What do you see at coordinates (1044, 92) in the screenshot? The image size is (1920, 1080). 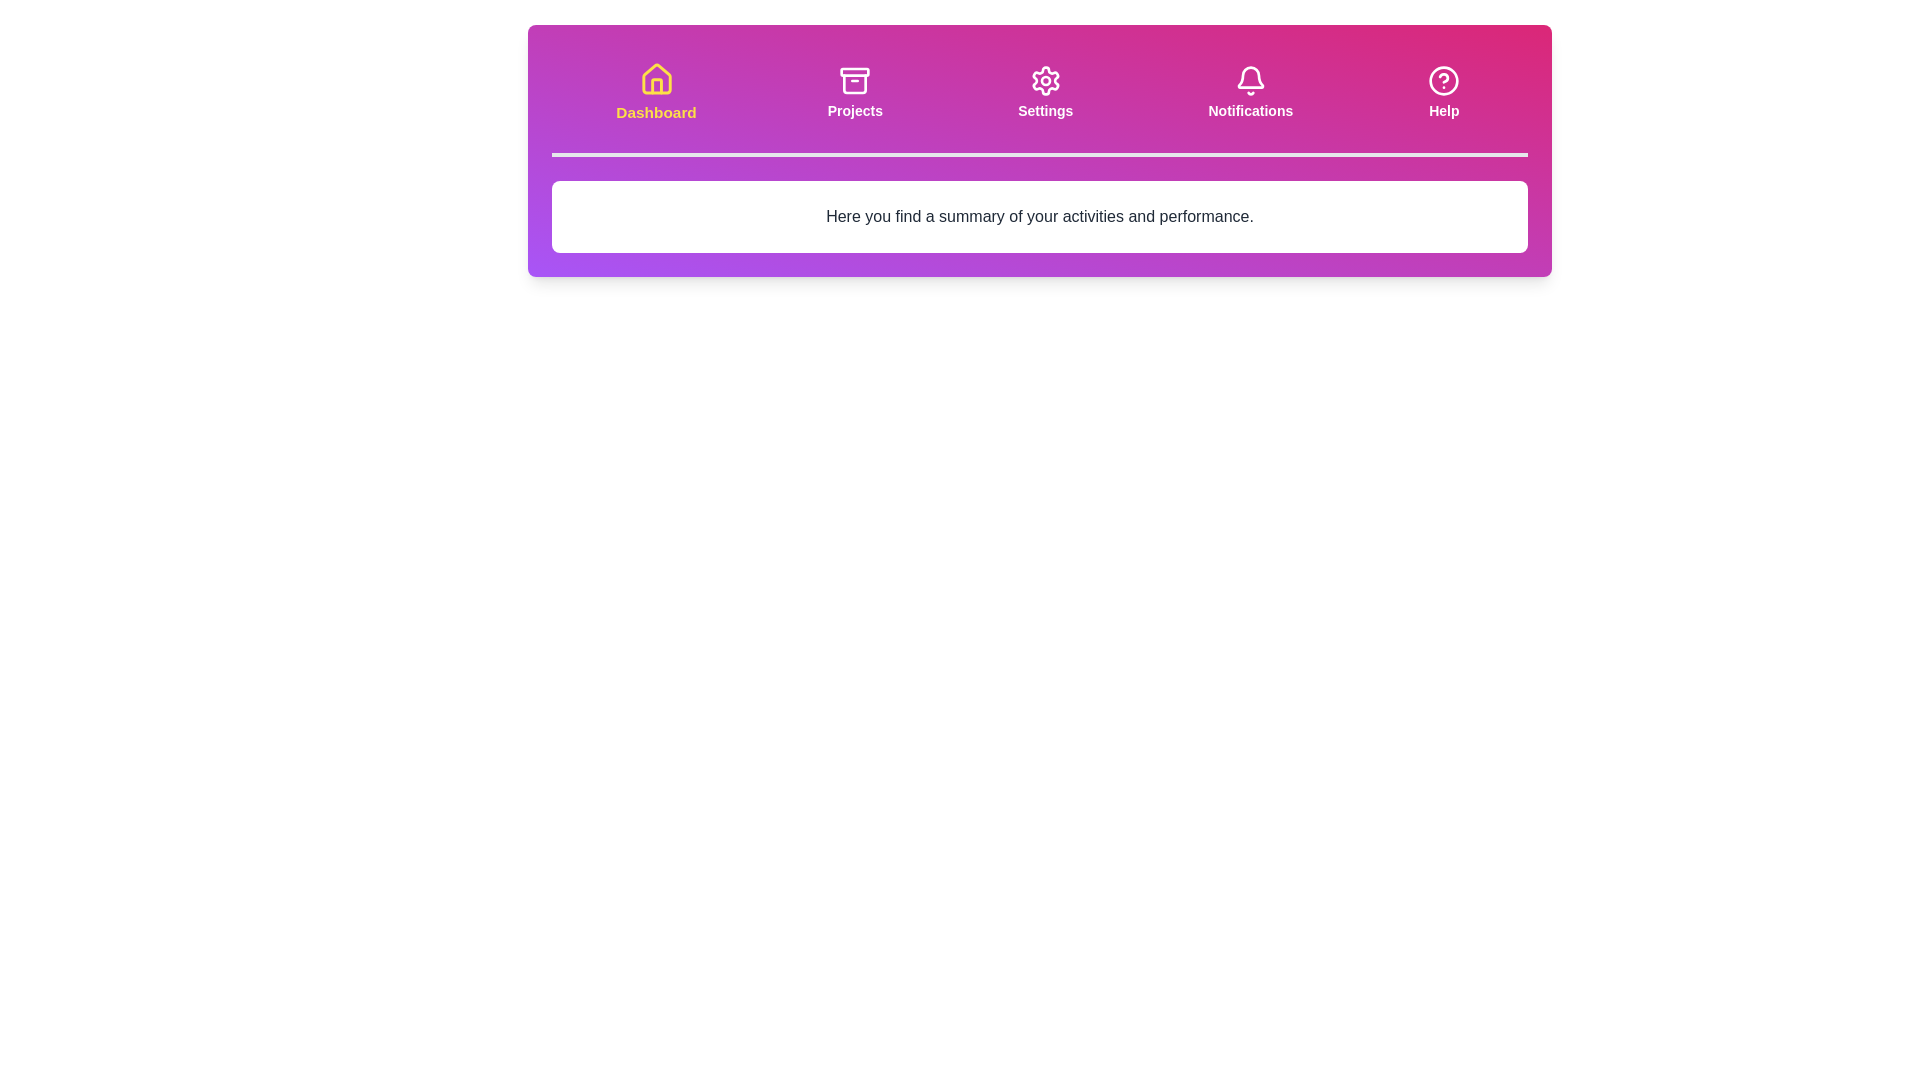 I see `the Settings tab to activate it` at bounding box center [1044, 92].